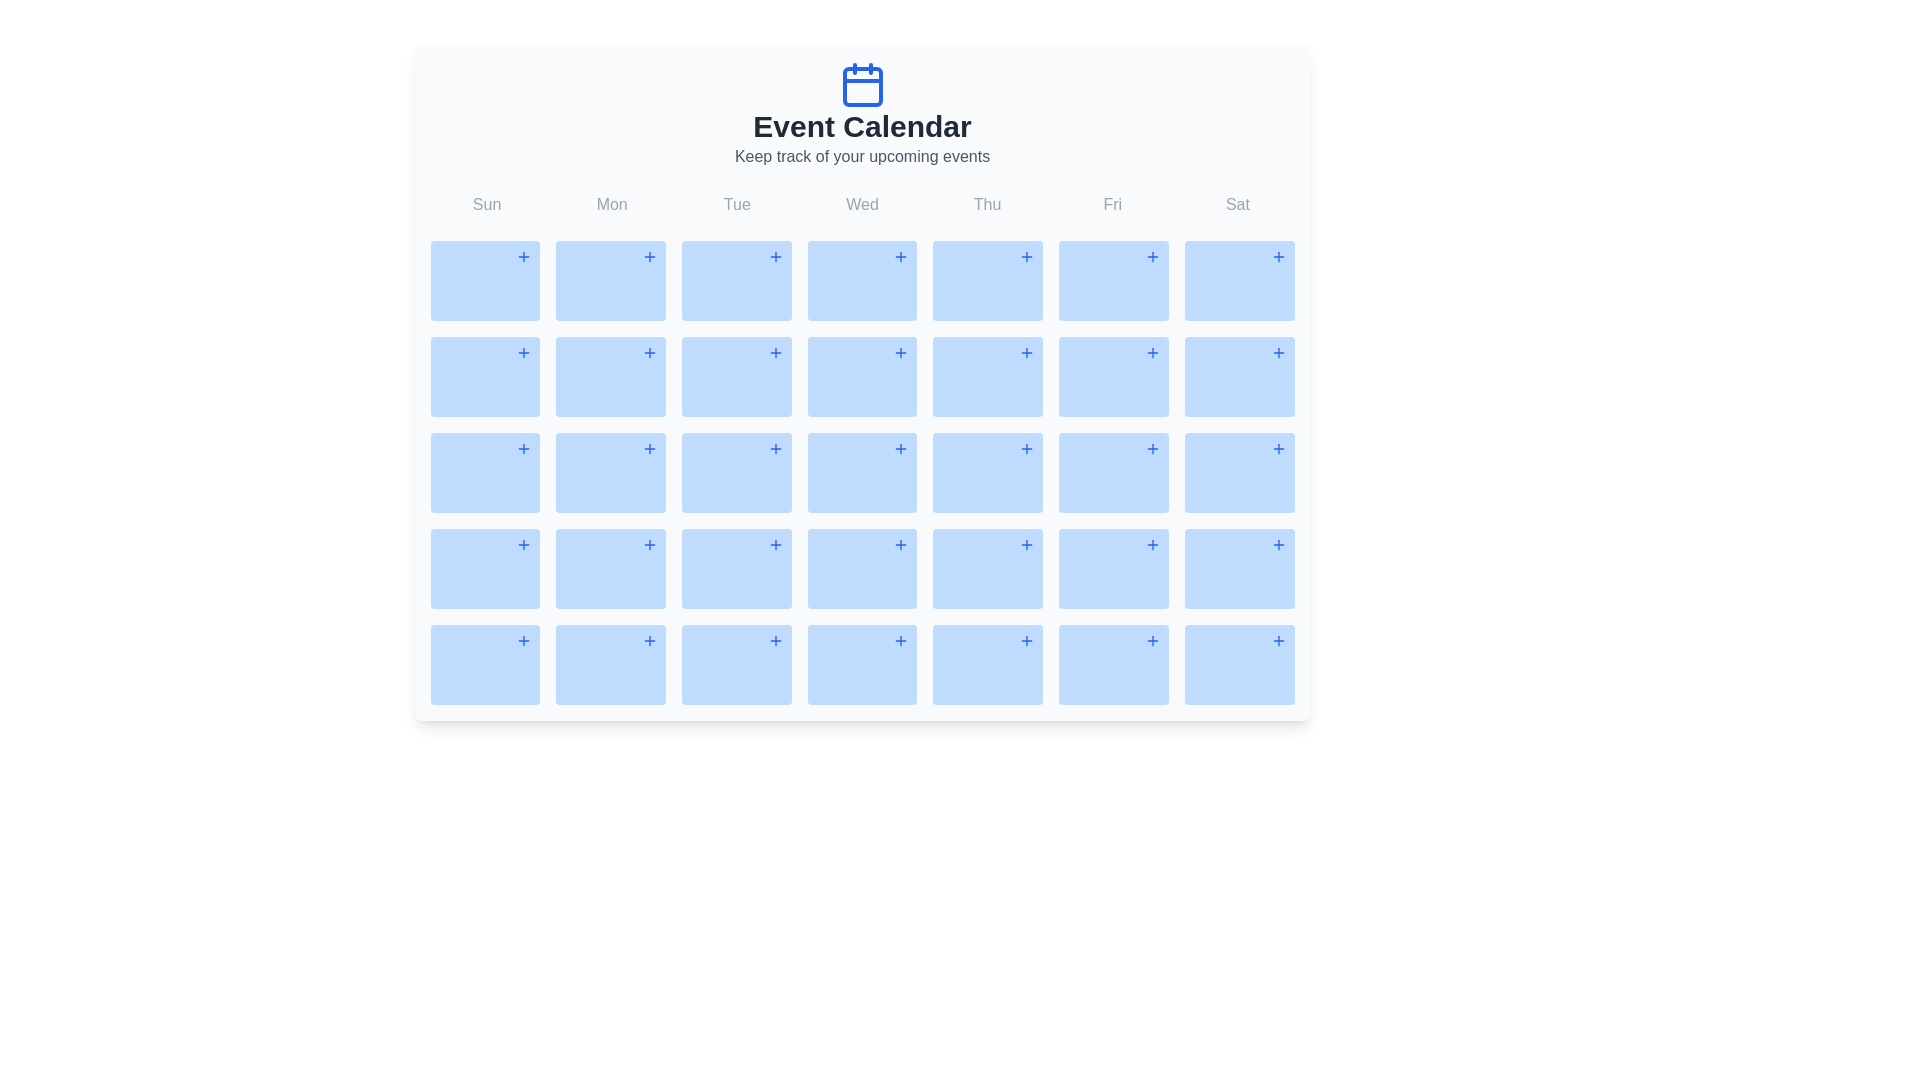 The width and height of the screenshot is (1920, 1080). Describe the element at coordinates (1152, 256) in the screenshot. I see `the Icon button located at the top right of the fifth column (Friday) in the calendar grid to change its color` at that location.